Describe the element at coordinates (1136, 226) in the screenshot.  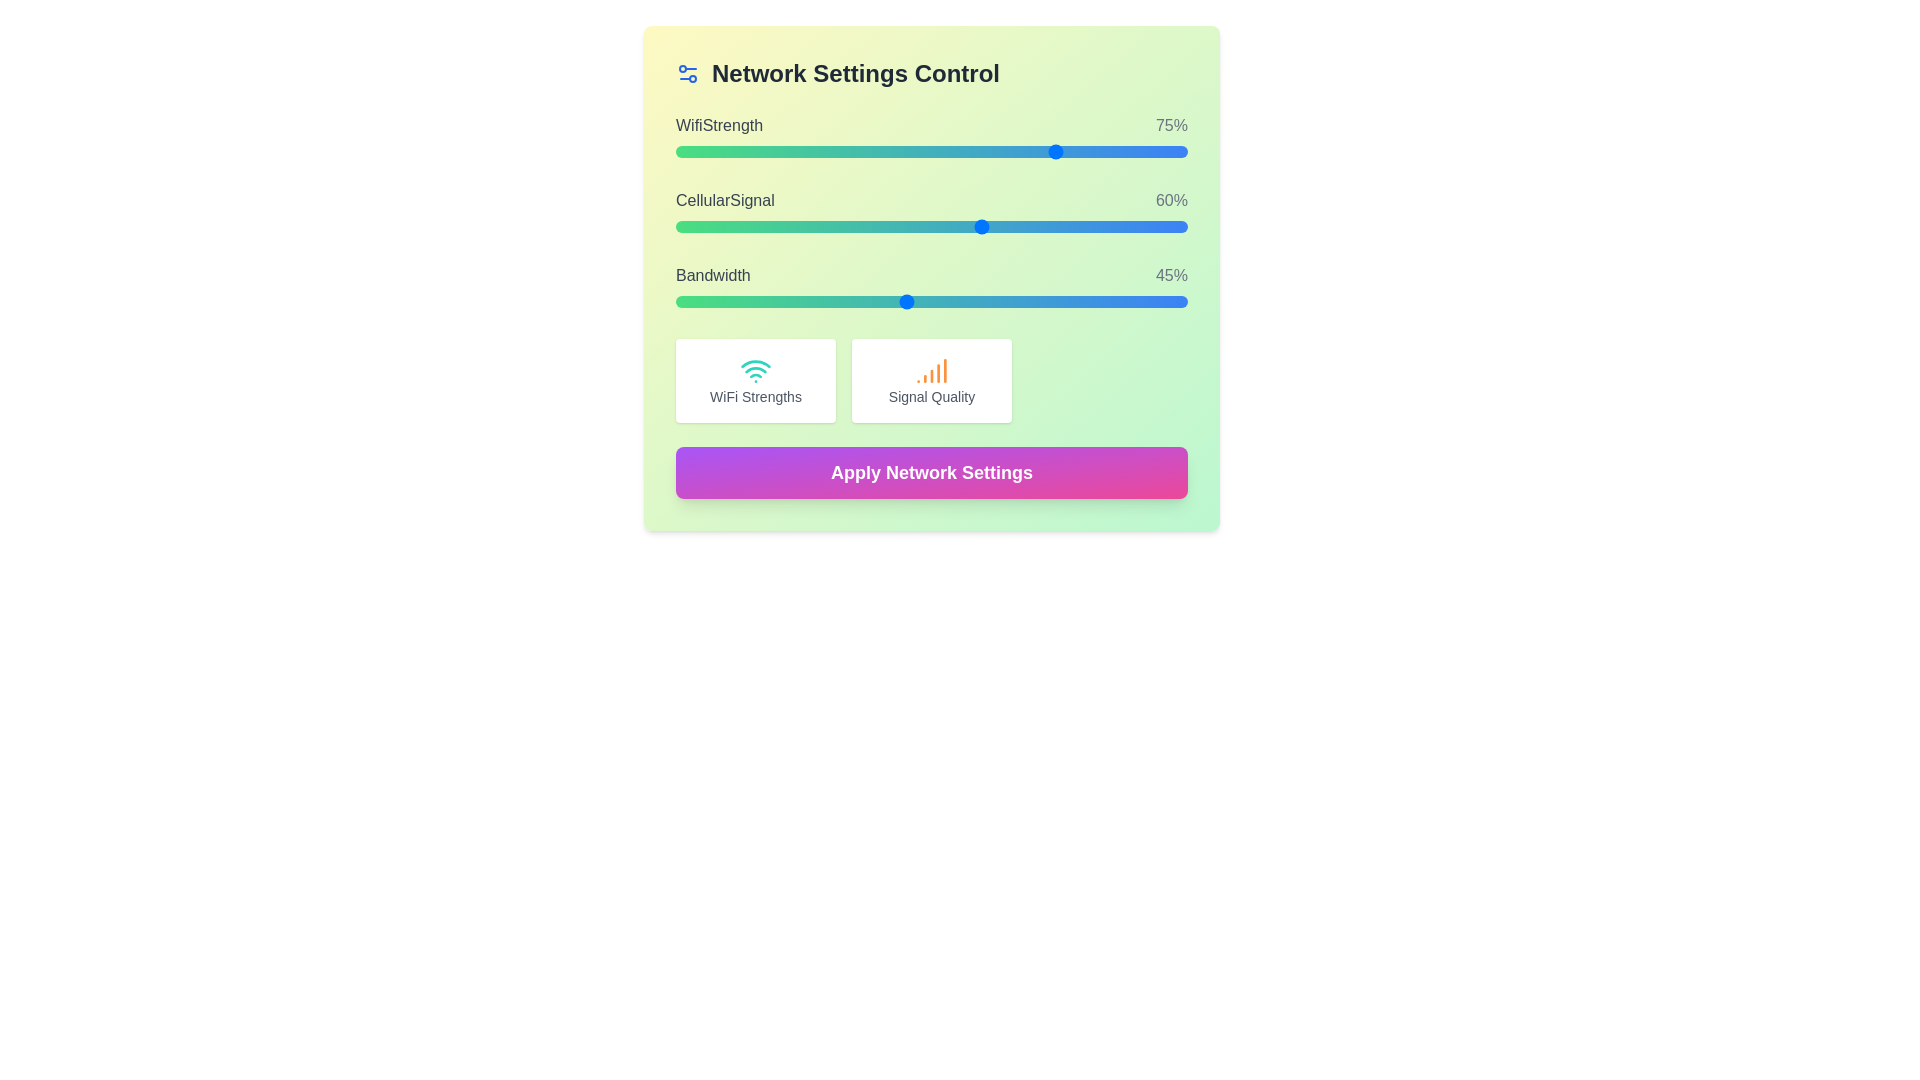
I see `the Cellular Signal slider` at that location.